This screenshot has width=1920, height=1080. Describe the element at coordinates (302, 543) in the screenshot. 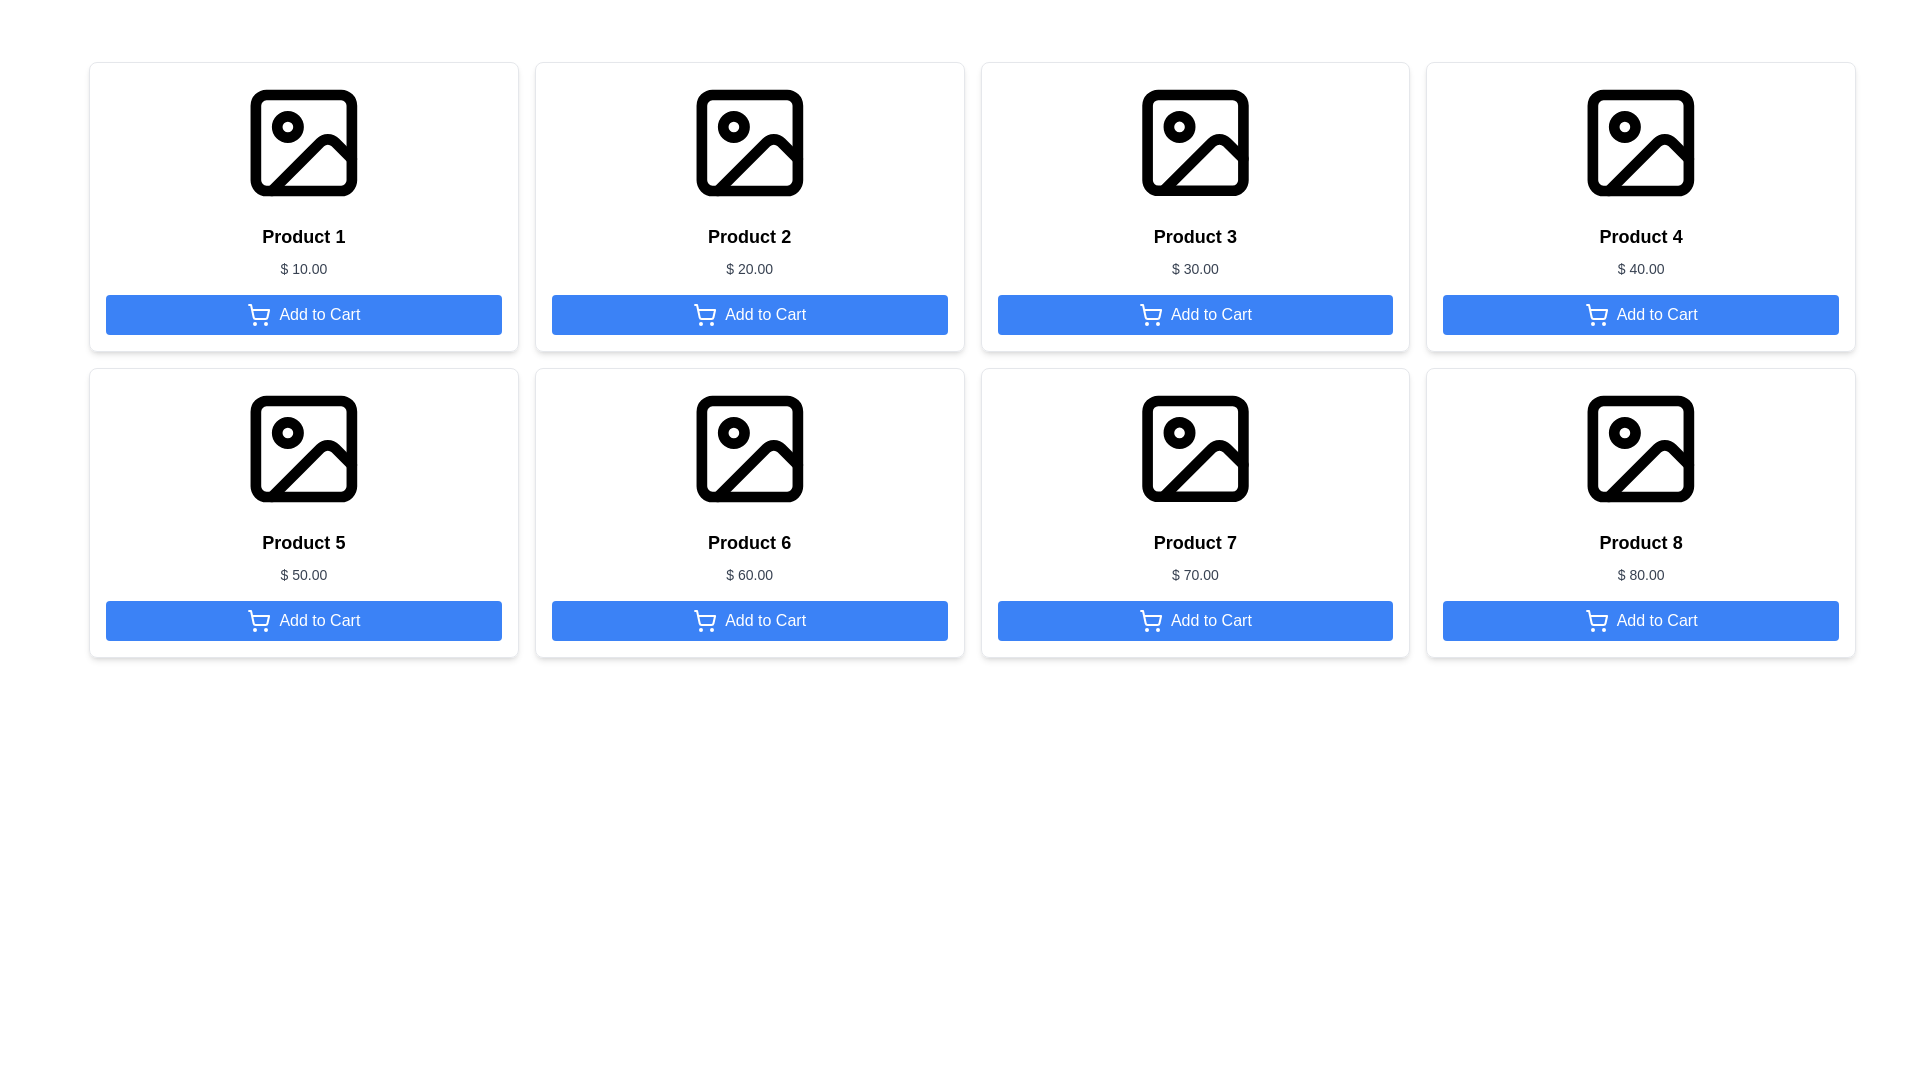

I see `the product title text element for 'Product 5', which is located in the first column of the second row of the grid, just below the product image and above the product price` at that location.